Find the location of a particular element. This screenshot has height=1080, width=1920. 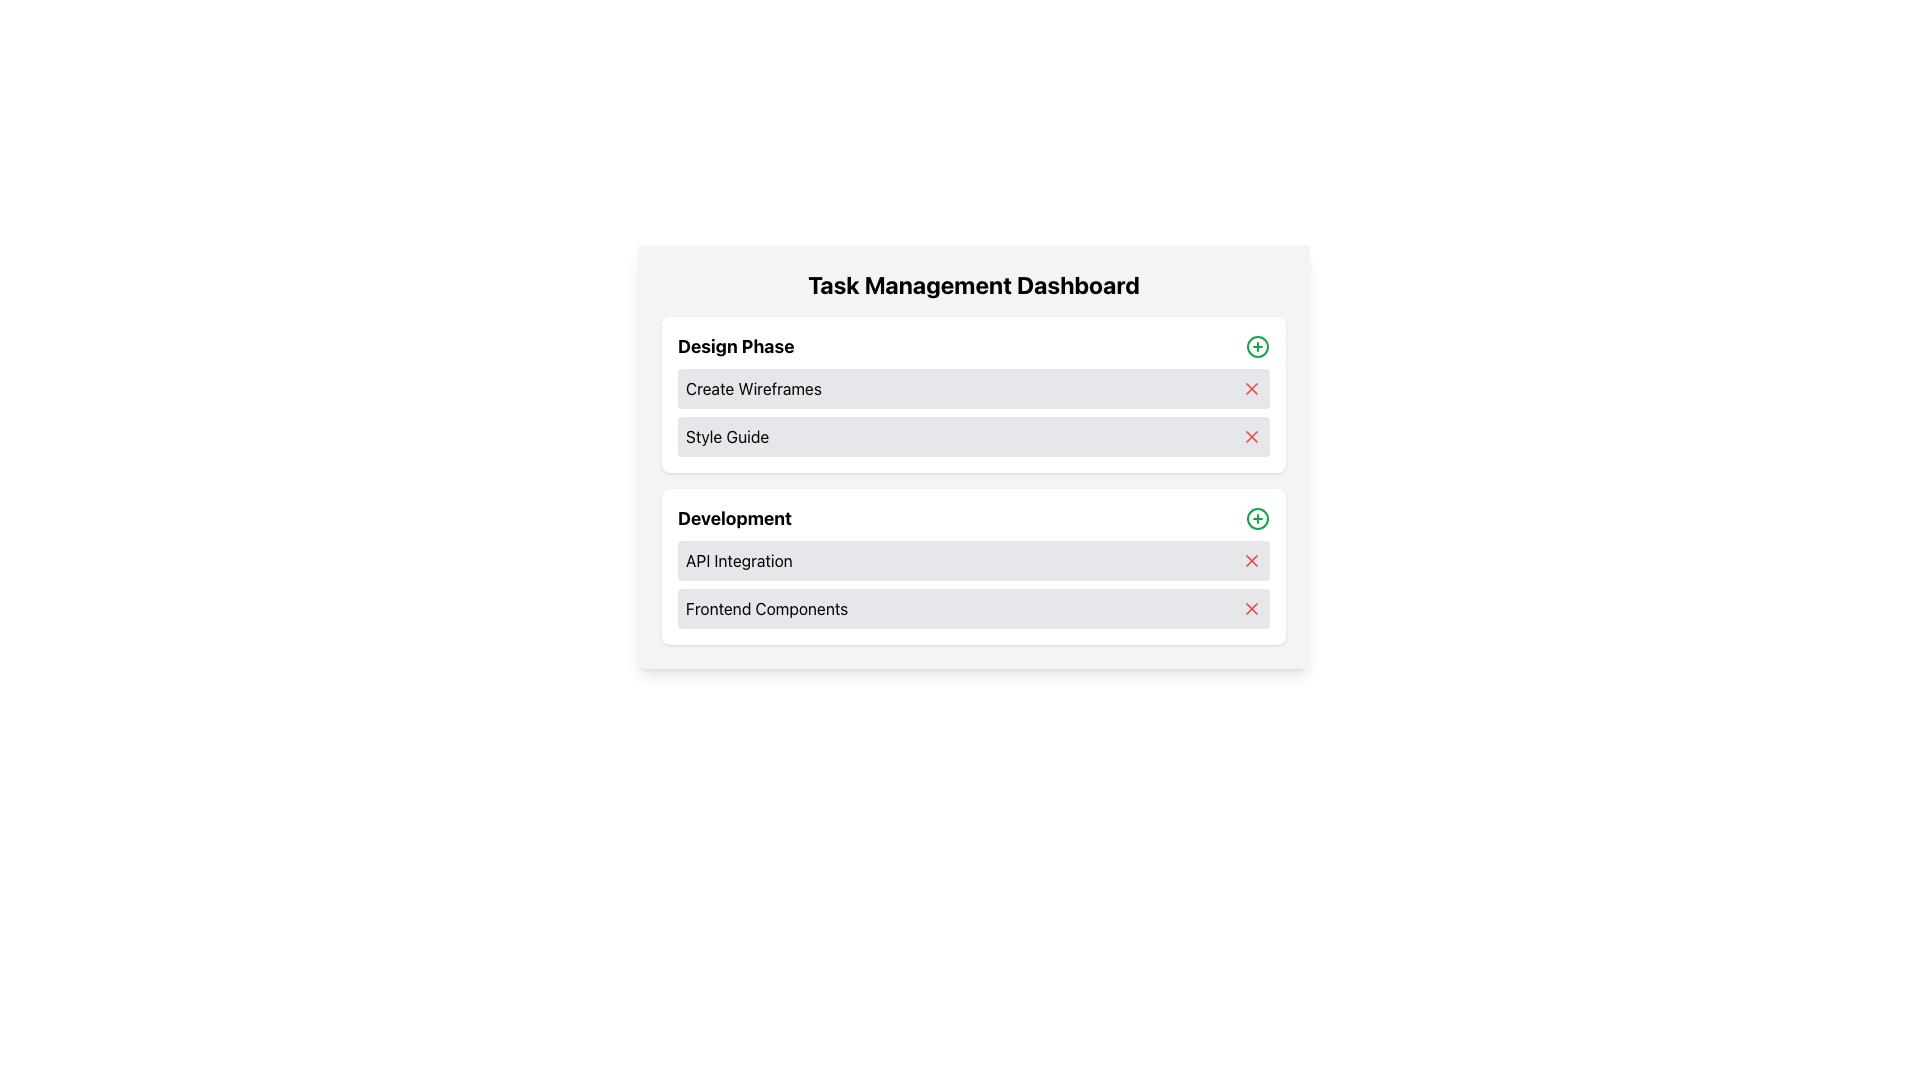

the circular icon with a green outline and a white background, located in the top-right corner of the 'Development' section of the dashboard, which signifies adding or modifying items is located at coordinates (1256, 518).